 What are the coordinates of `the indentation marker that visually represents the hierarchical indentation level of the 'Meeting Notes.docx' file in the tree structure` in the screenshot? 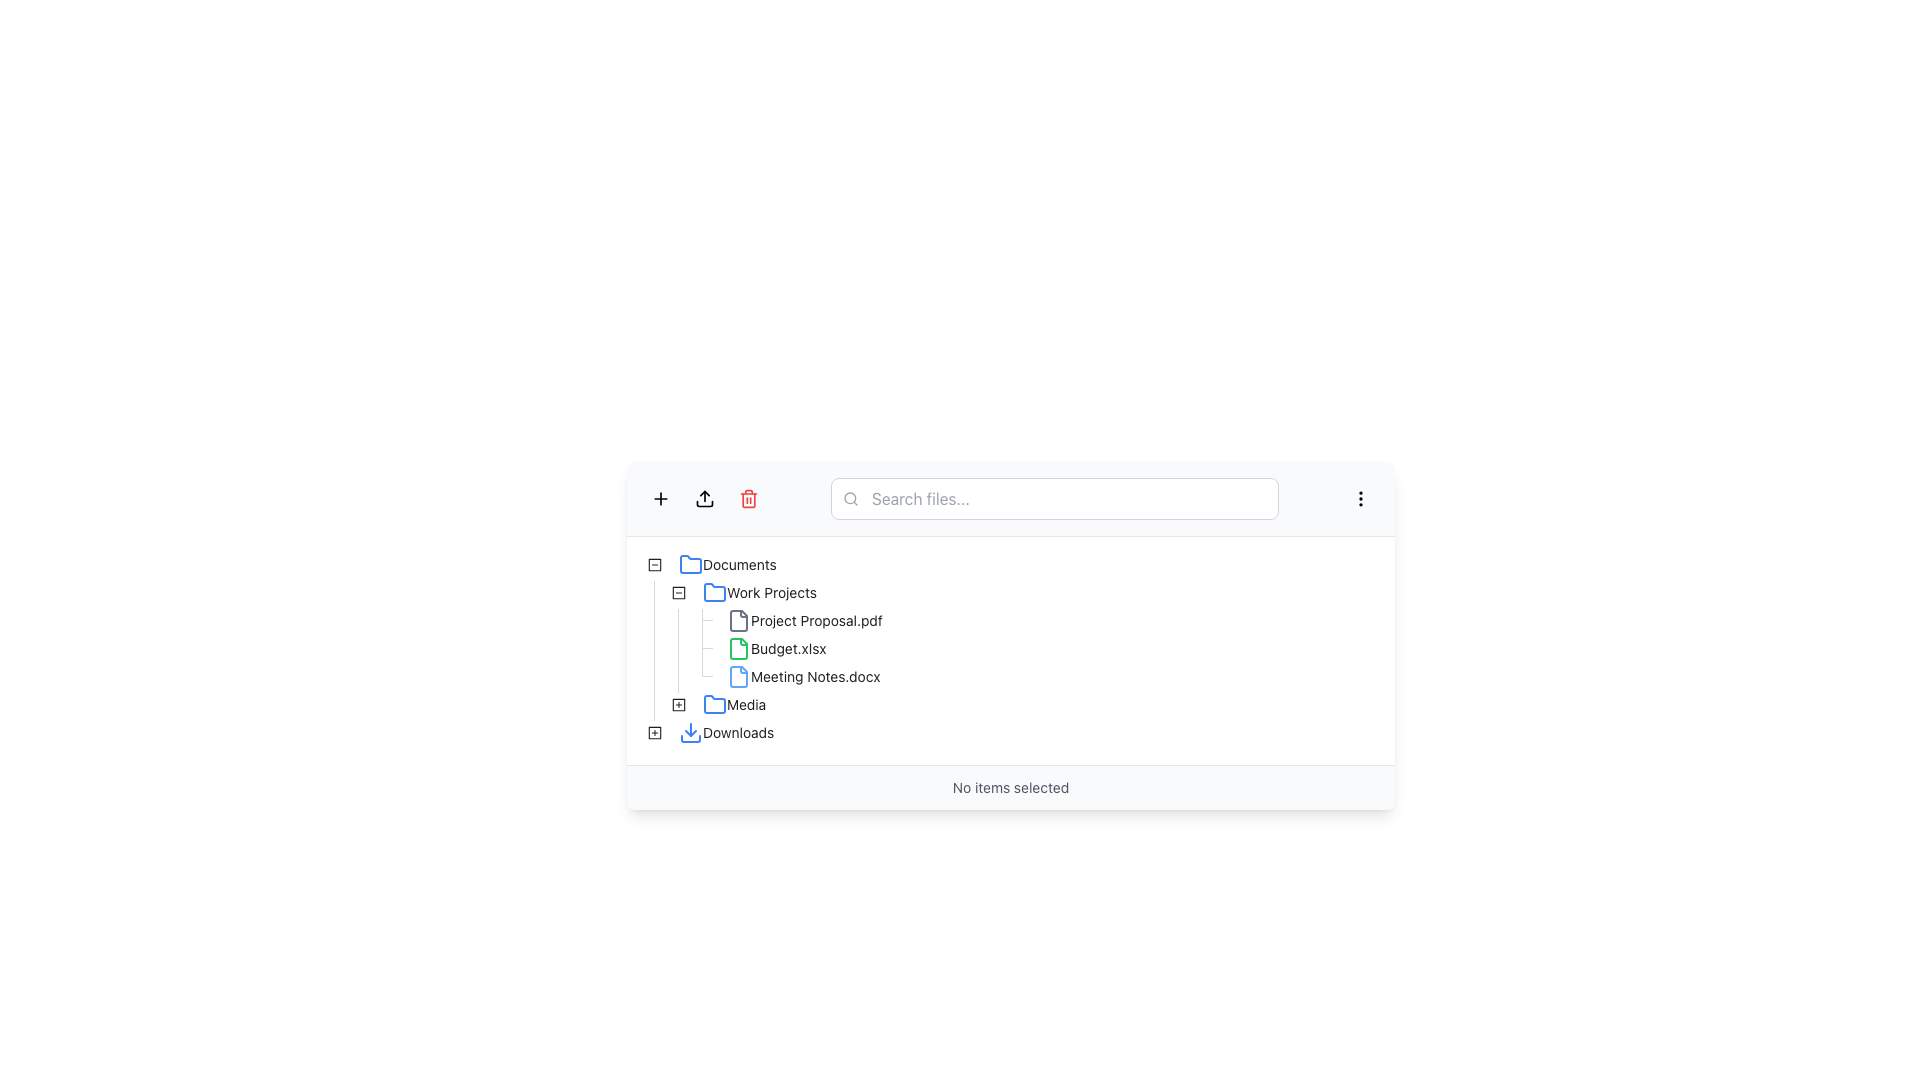 It's located at (667, 676).